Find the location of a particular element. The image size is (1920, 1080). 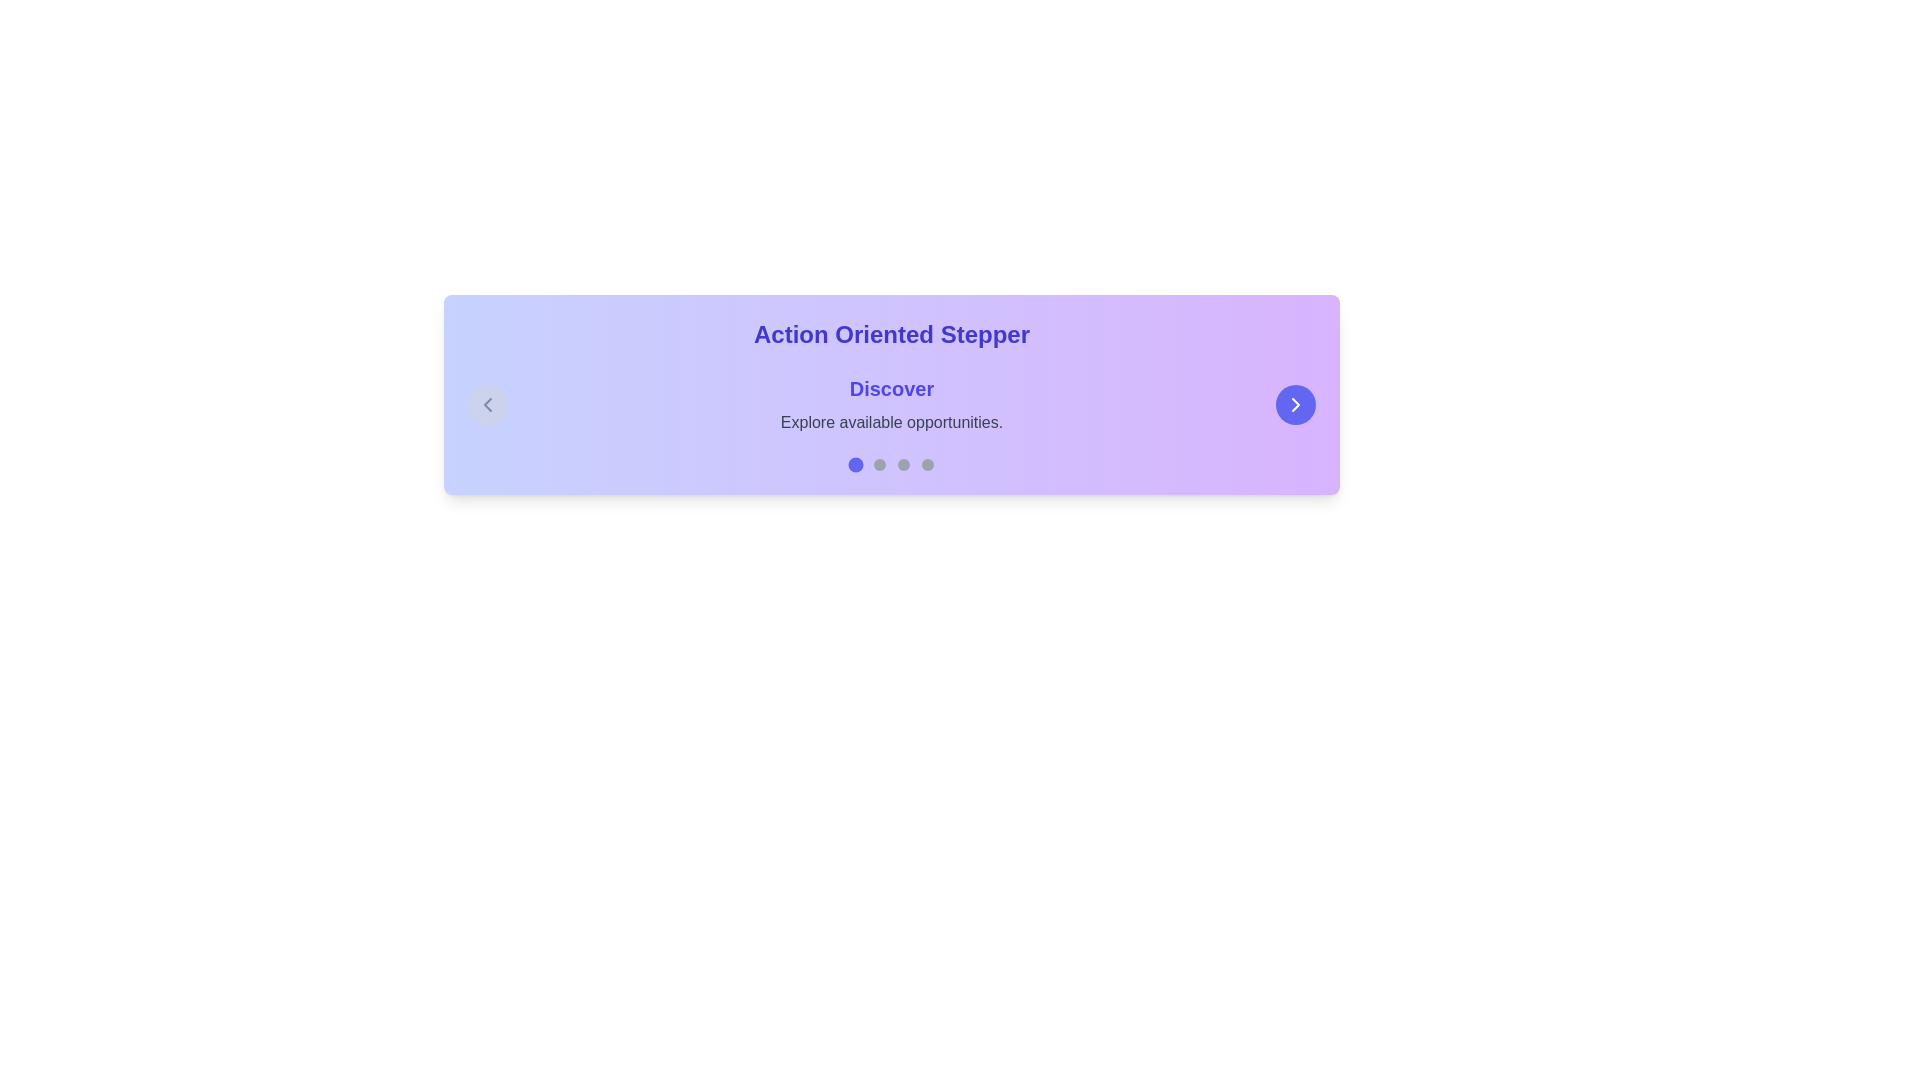

the circular navigation button icon on the left-hand side of the rectangular card in the stepper interface is located at coordinates (488, 405).